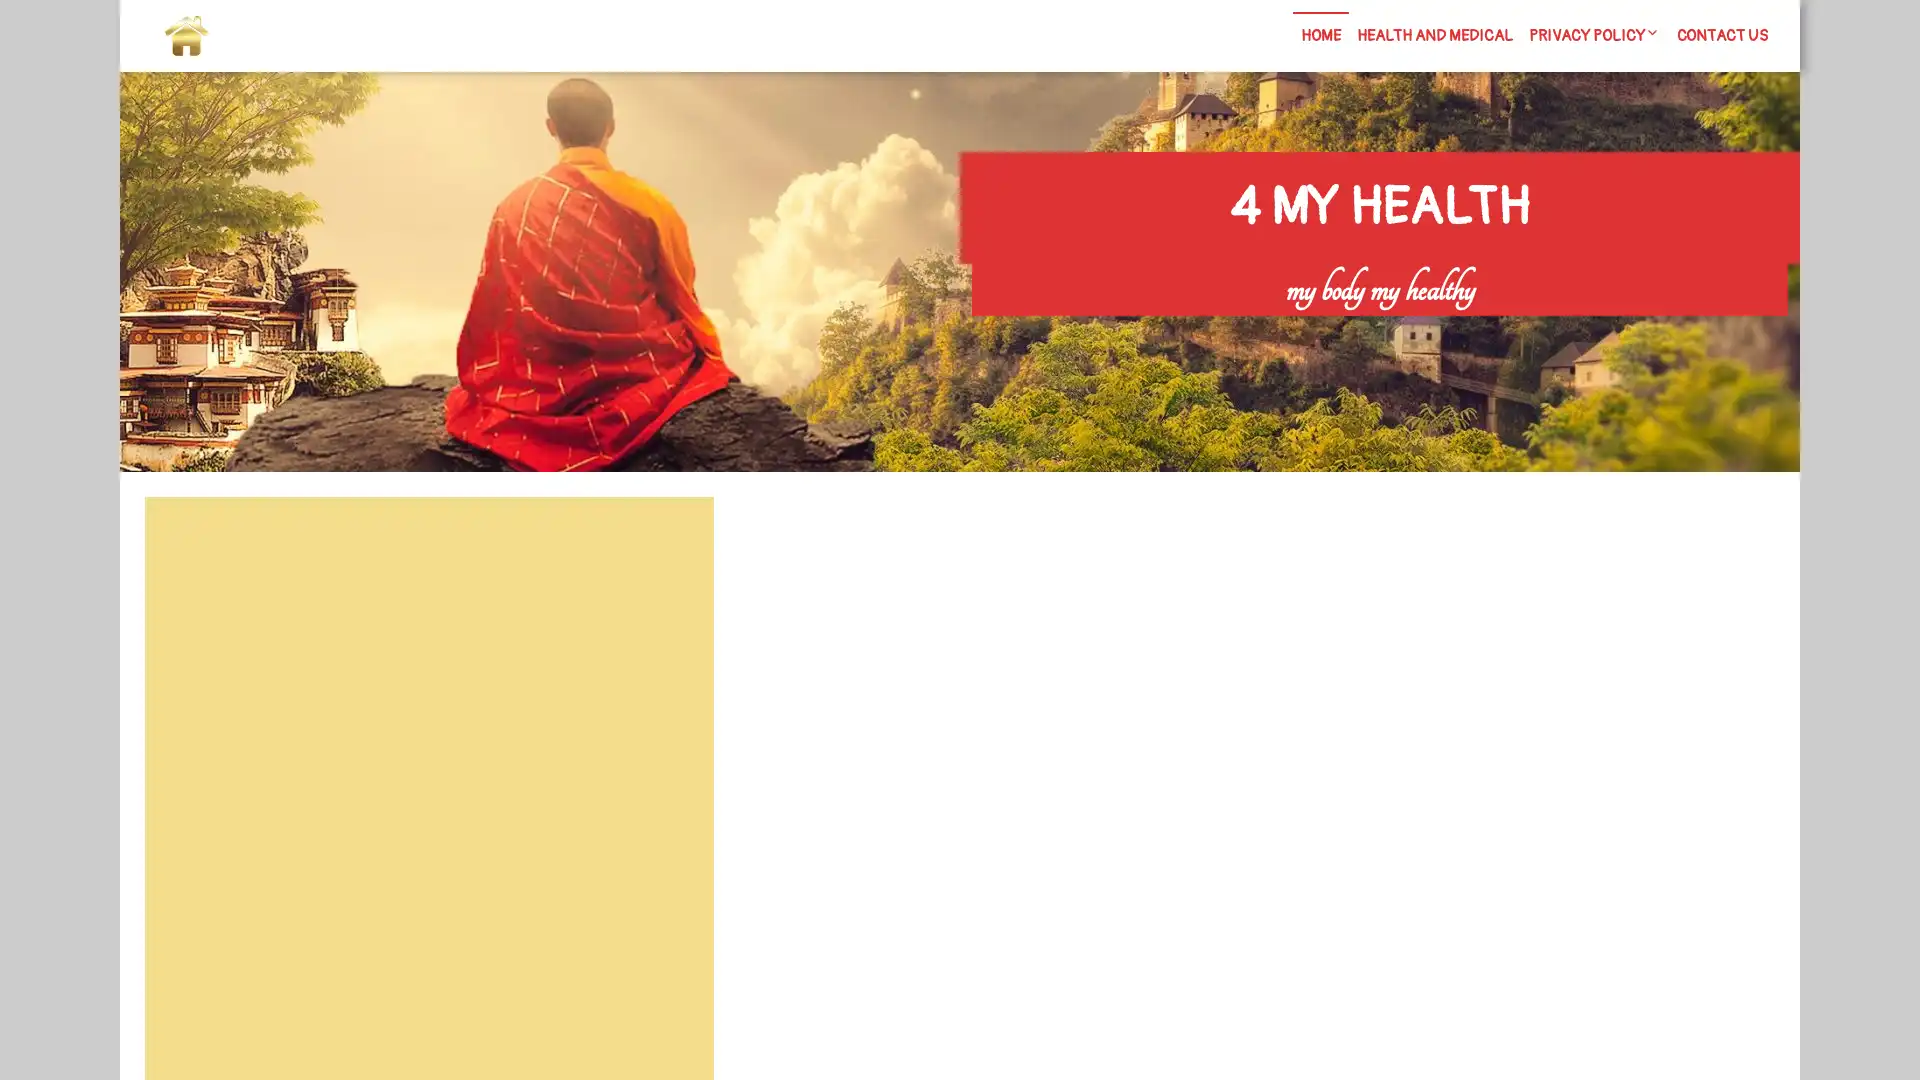 This screenshot has width=1920, height=1080. Describe the element at coordinates (667, 545) in the screenshot. I see `Search` at that location.